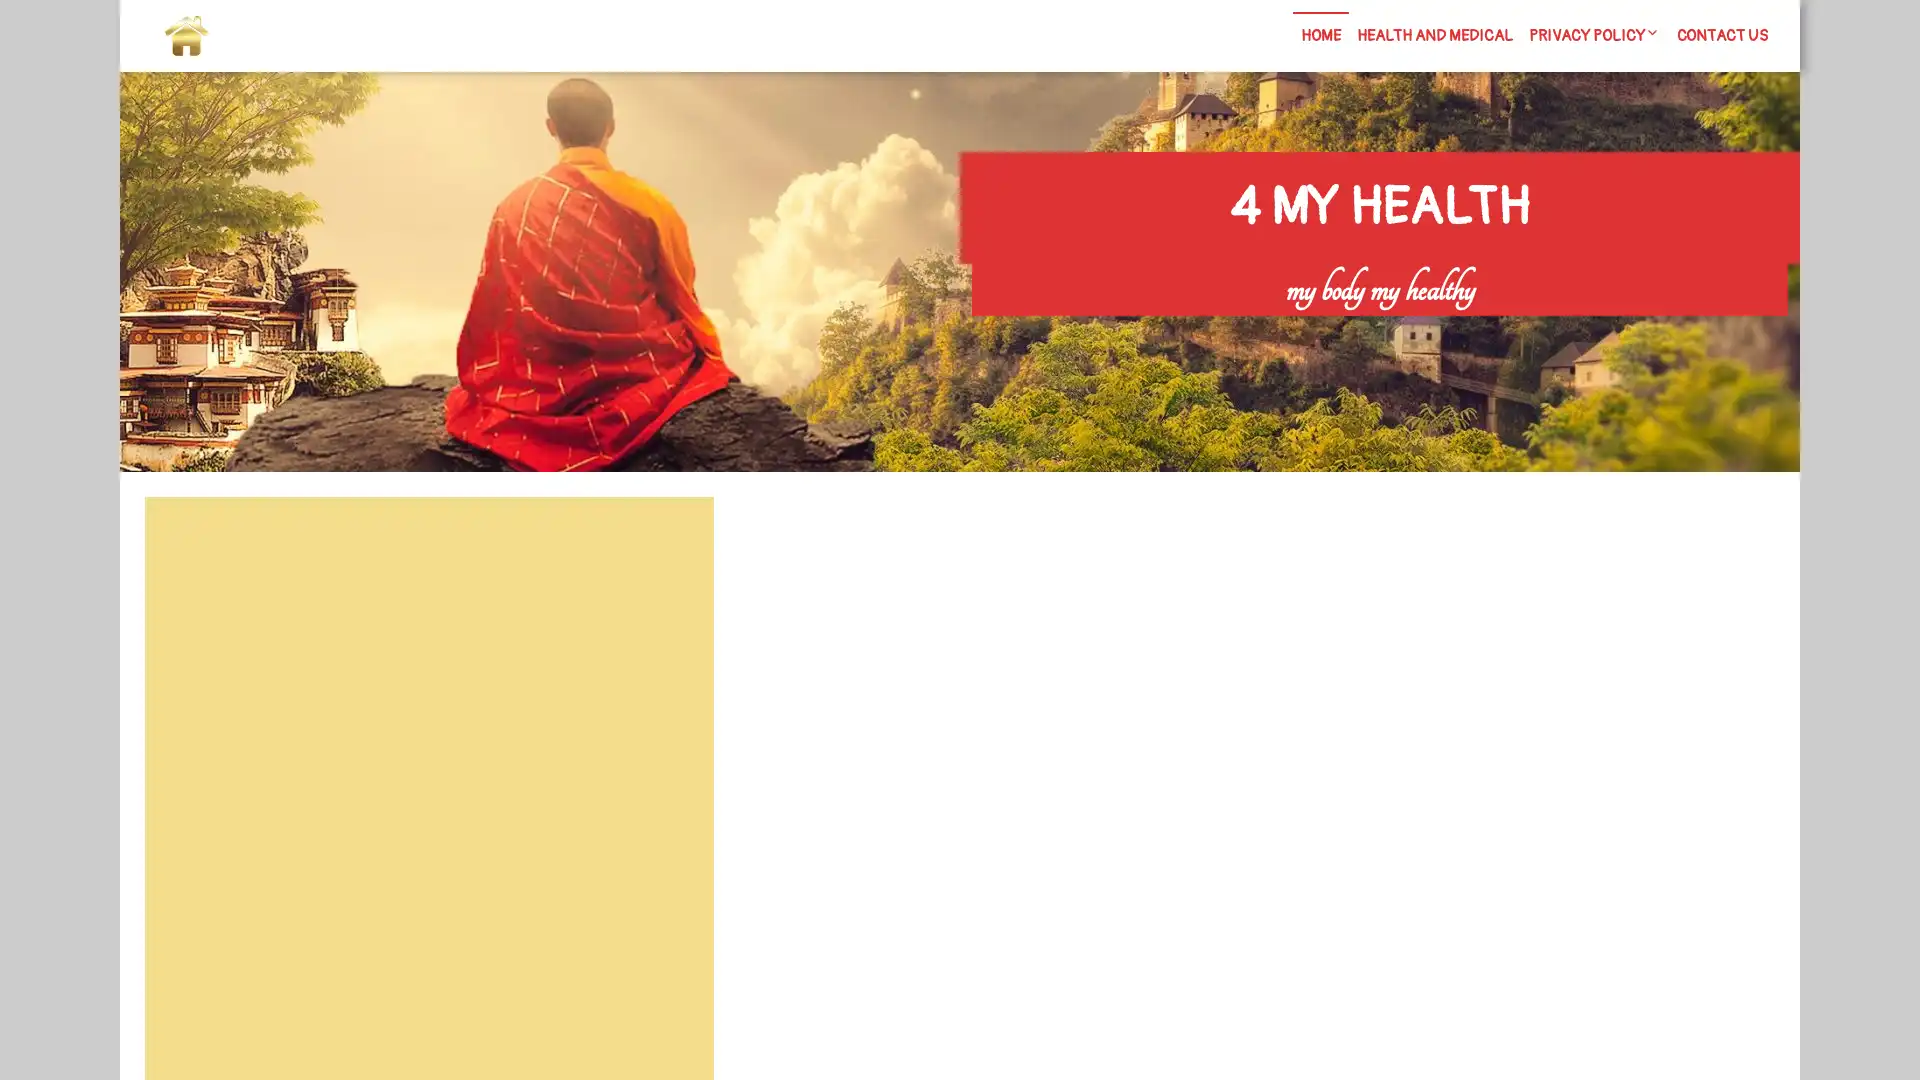 This screenshot has width=1920, height=1080. Describe the element at coordinates (667, 545) in the screenshot. I see `Search` at that location.